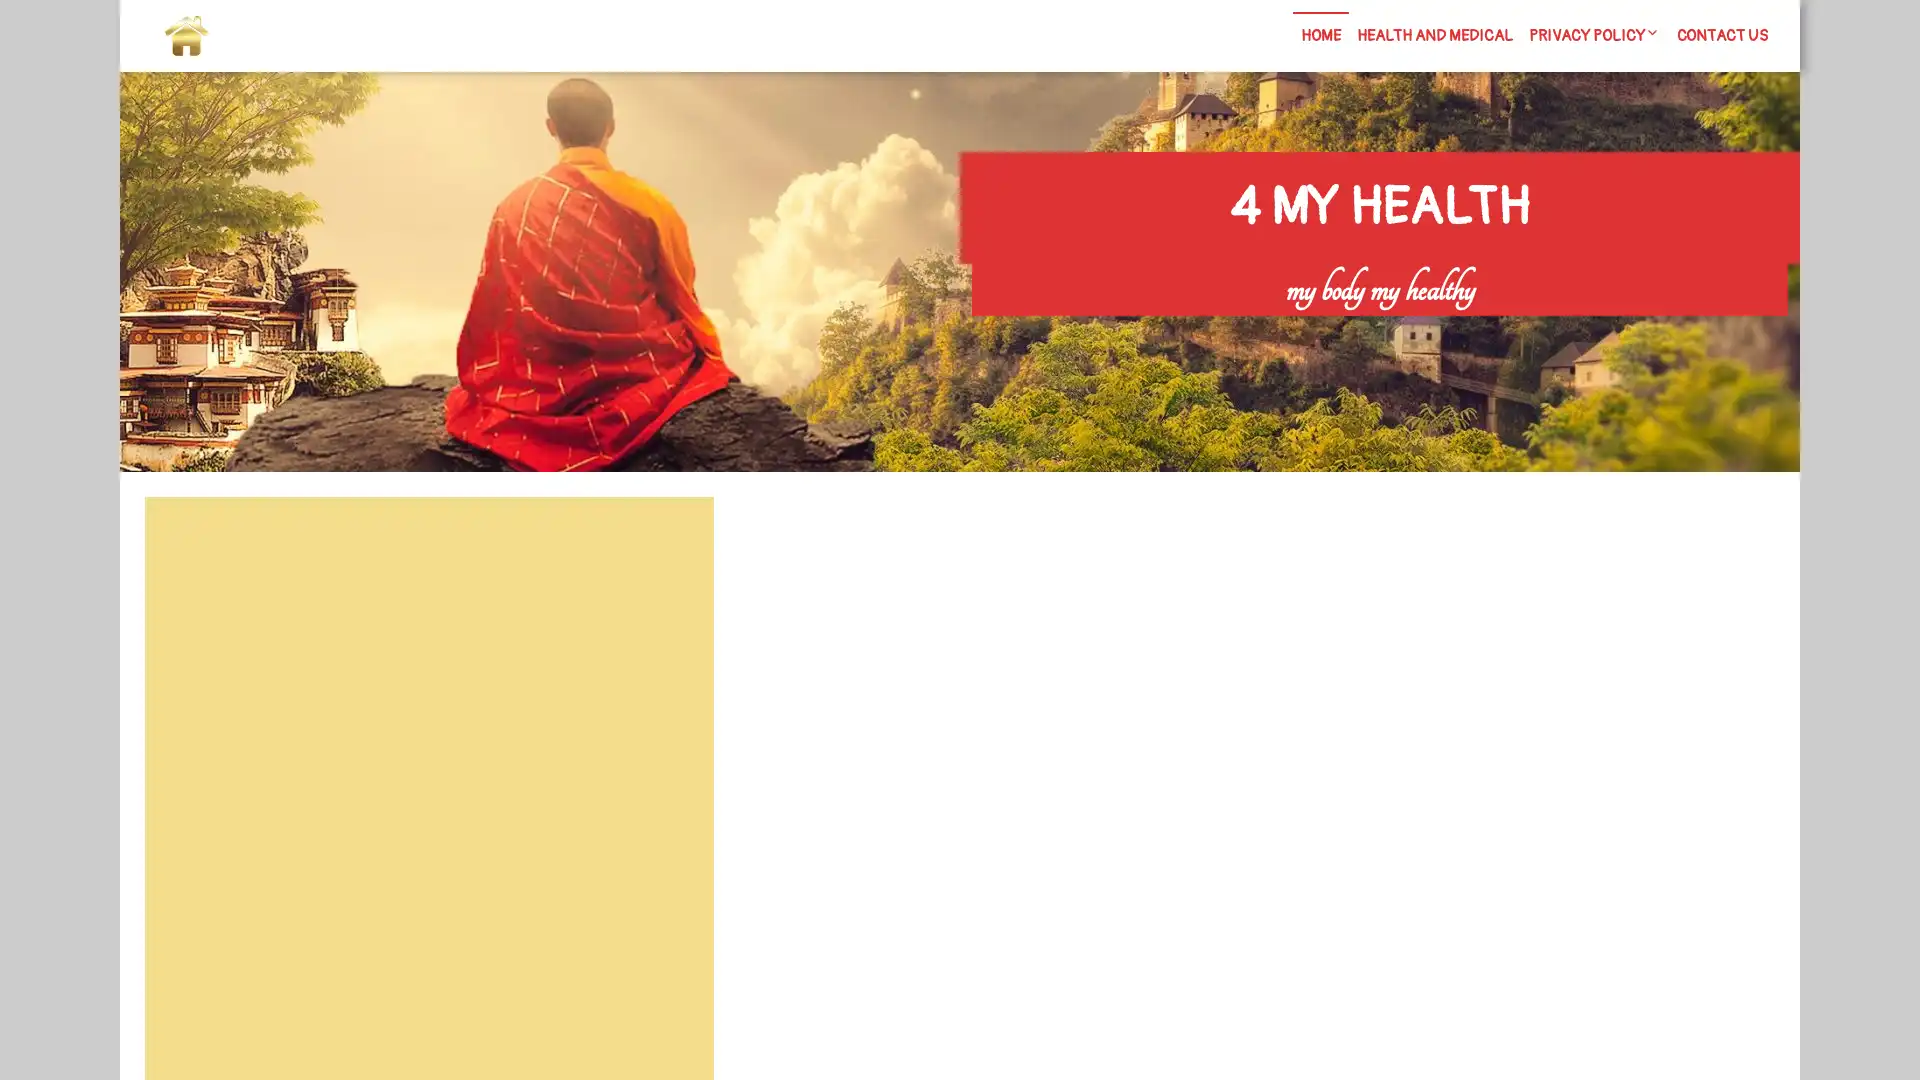 This screenshot has width=1920, height=1080. Describe the element at coordinates (667, 545) in the screenshot. I see `Search` at that location.